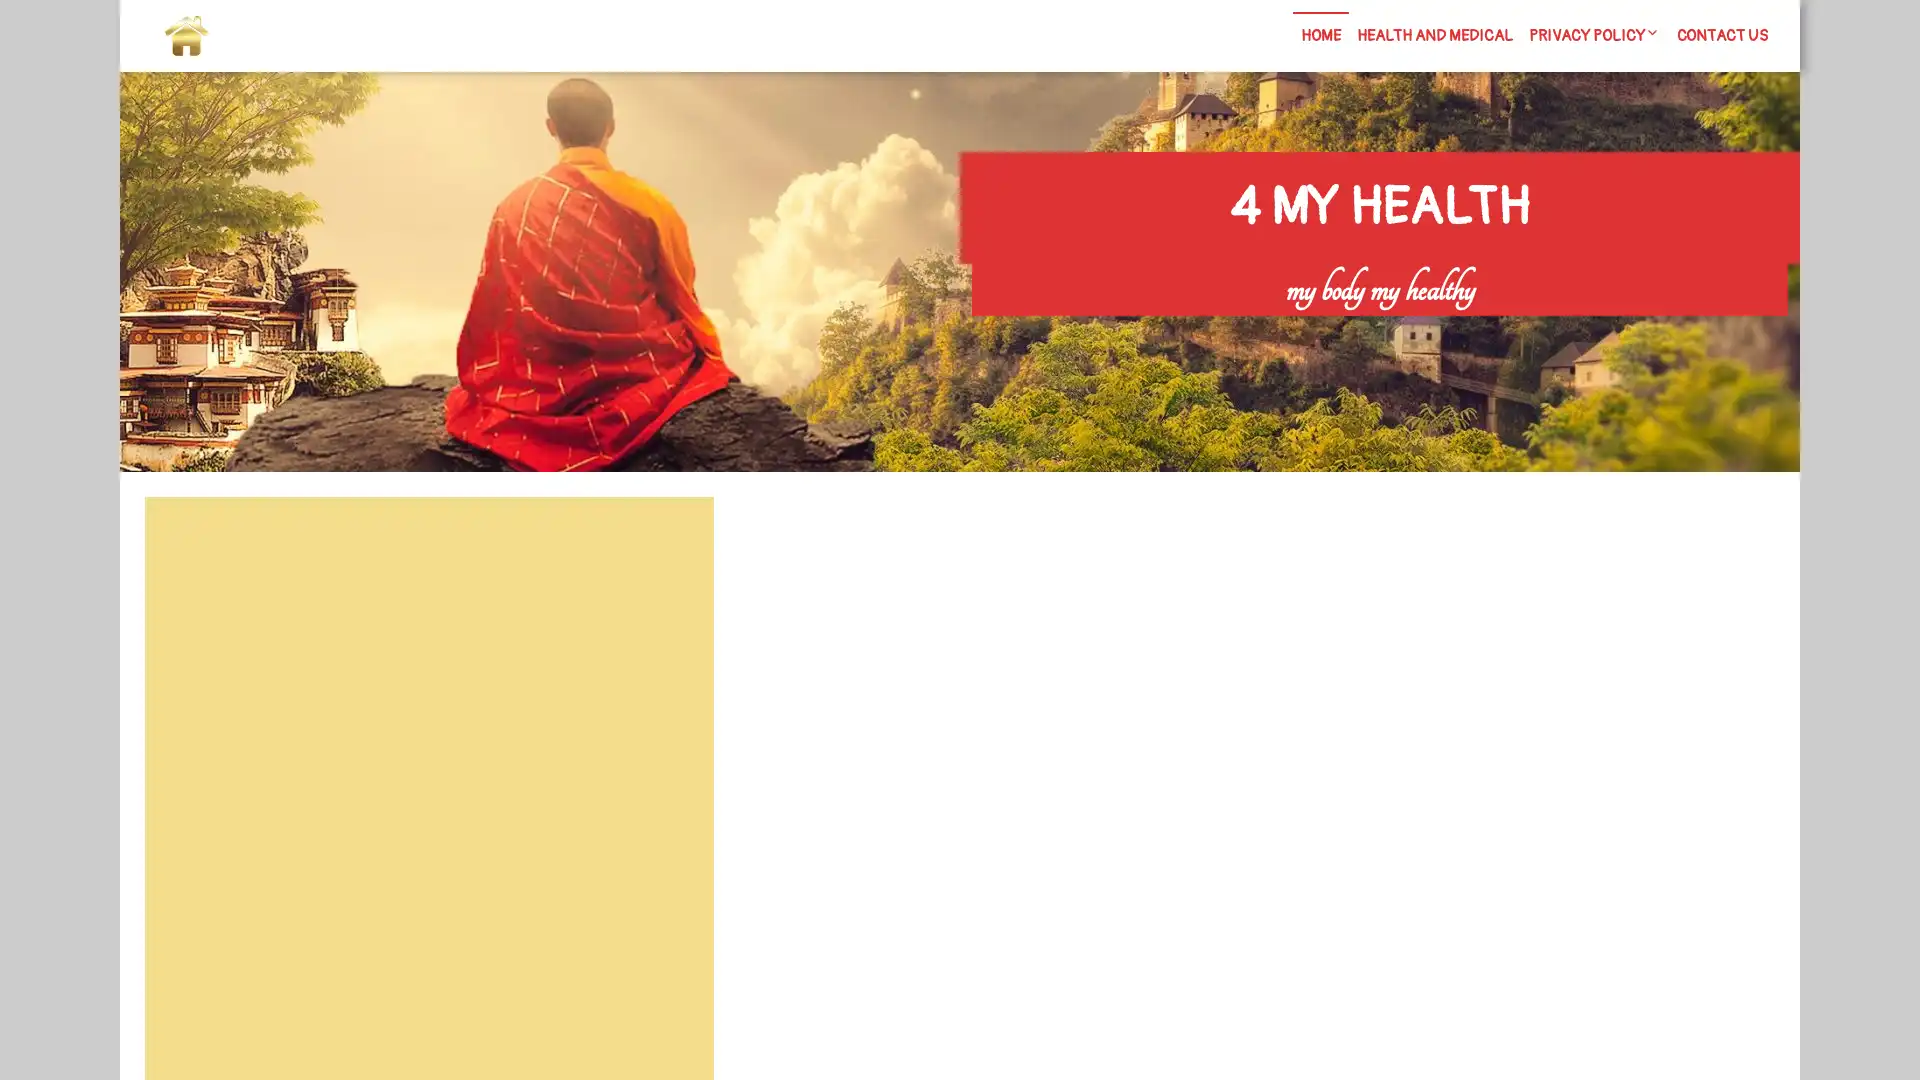 This screenshot has width=1920, height=1080. Describe the element at coordinates (667, 545) in the screenshot. I see `Search` at that location.